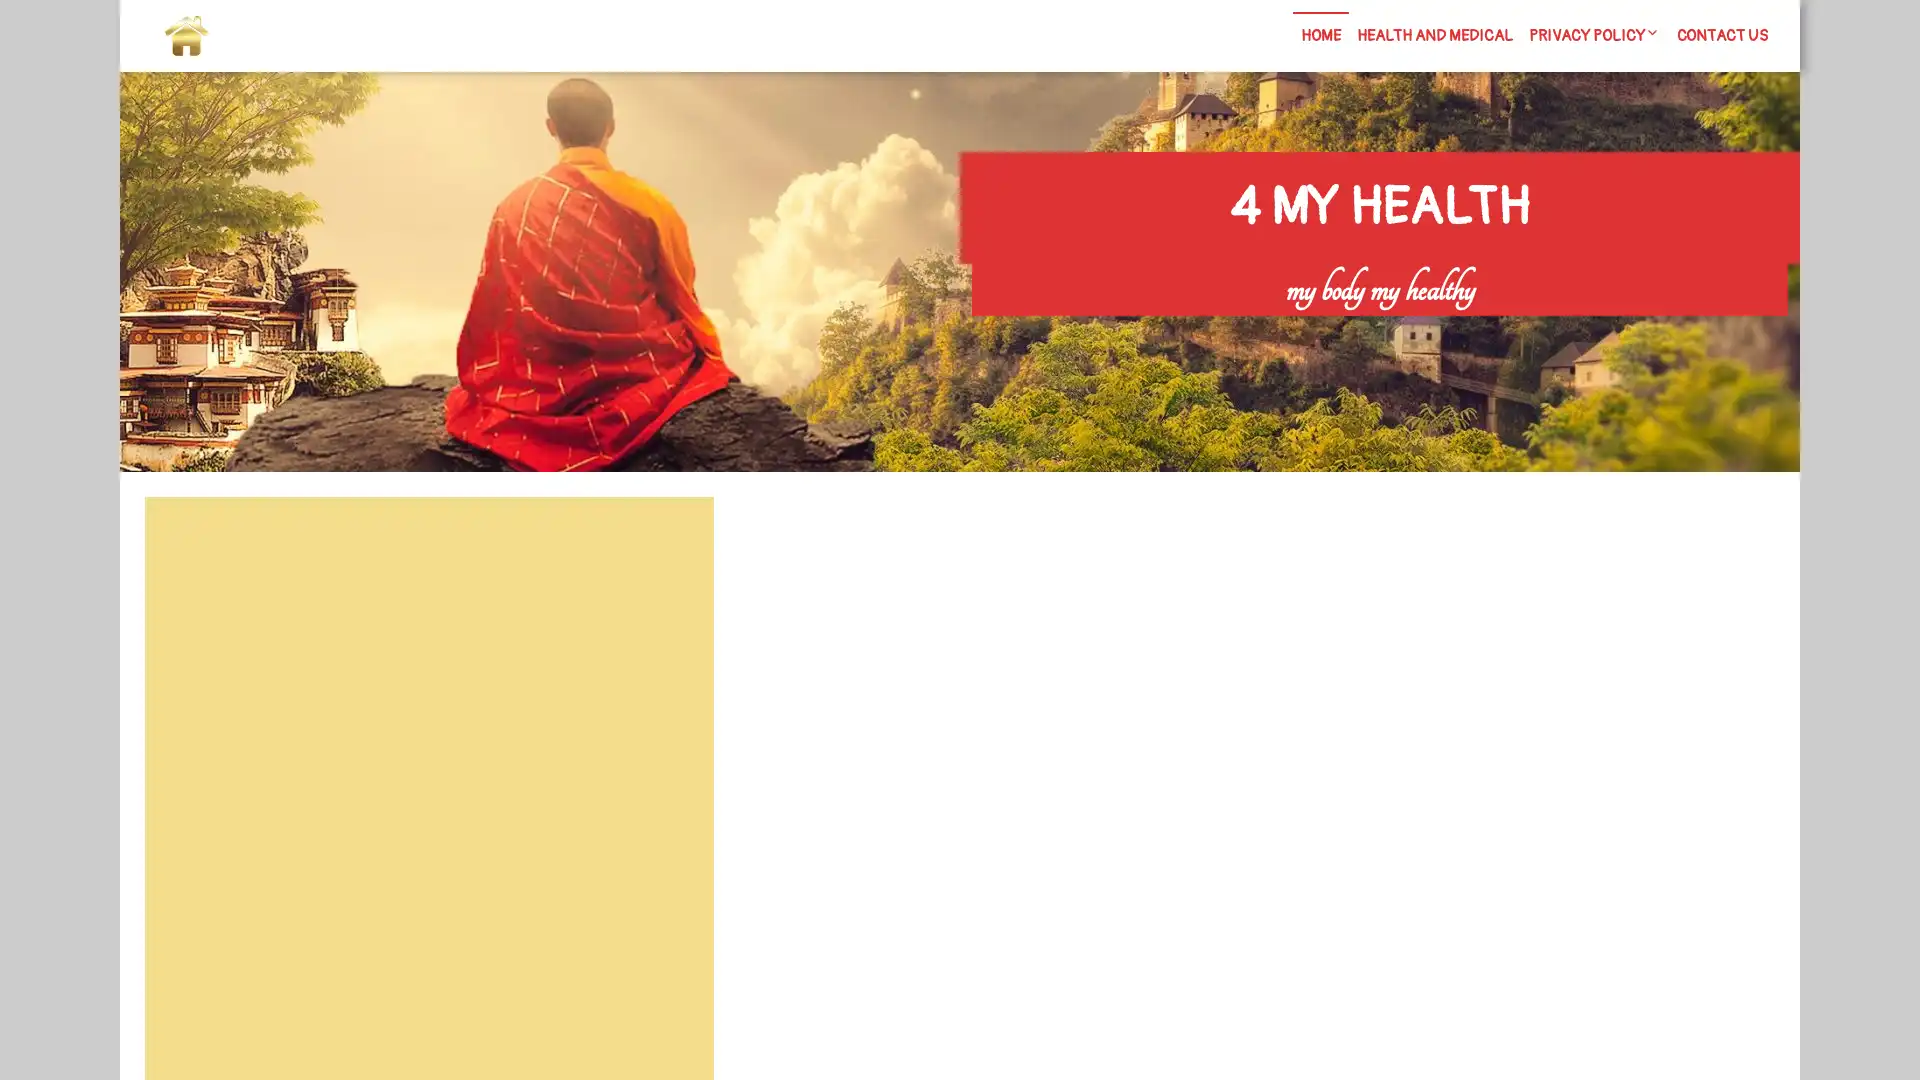 This screenshot has width=1920, height=1080. Describe the element at coordinates (667, 545) in the screenshot. I see `Search` at that location.